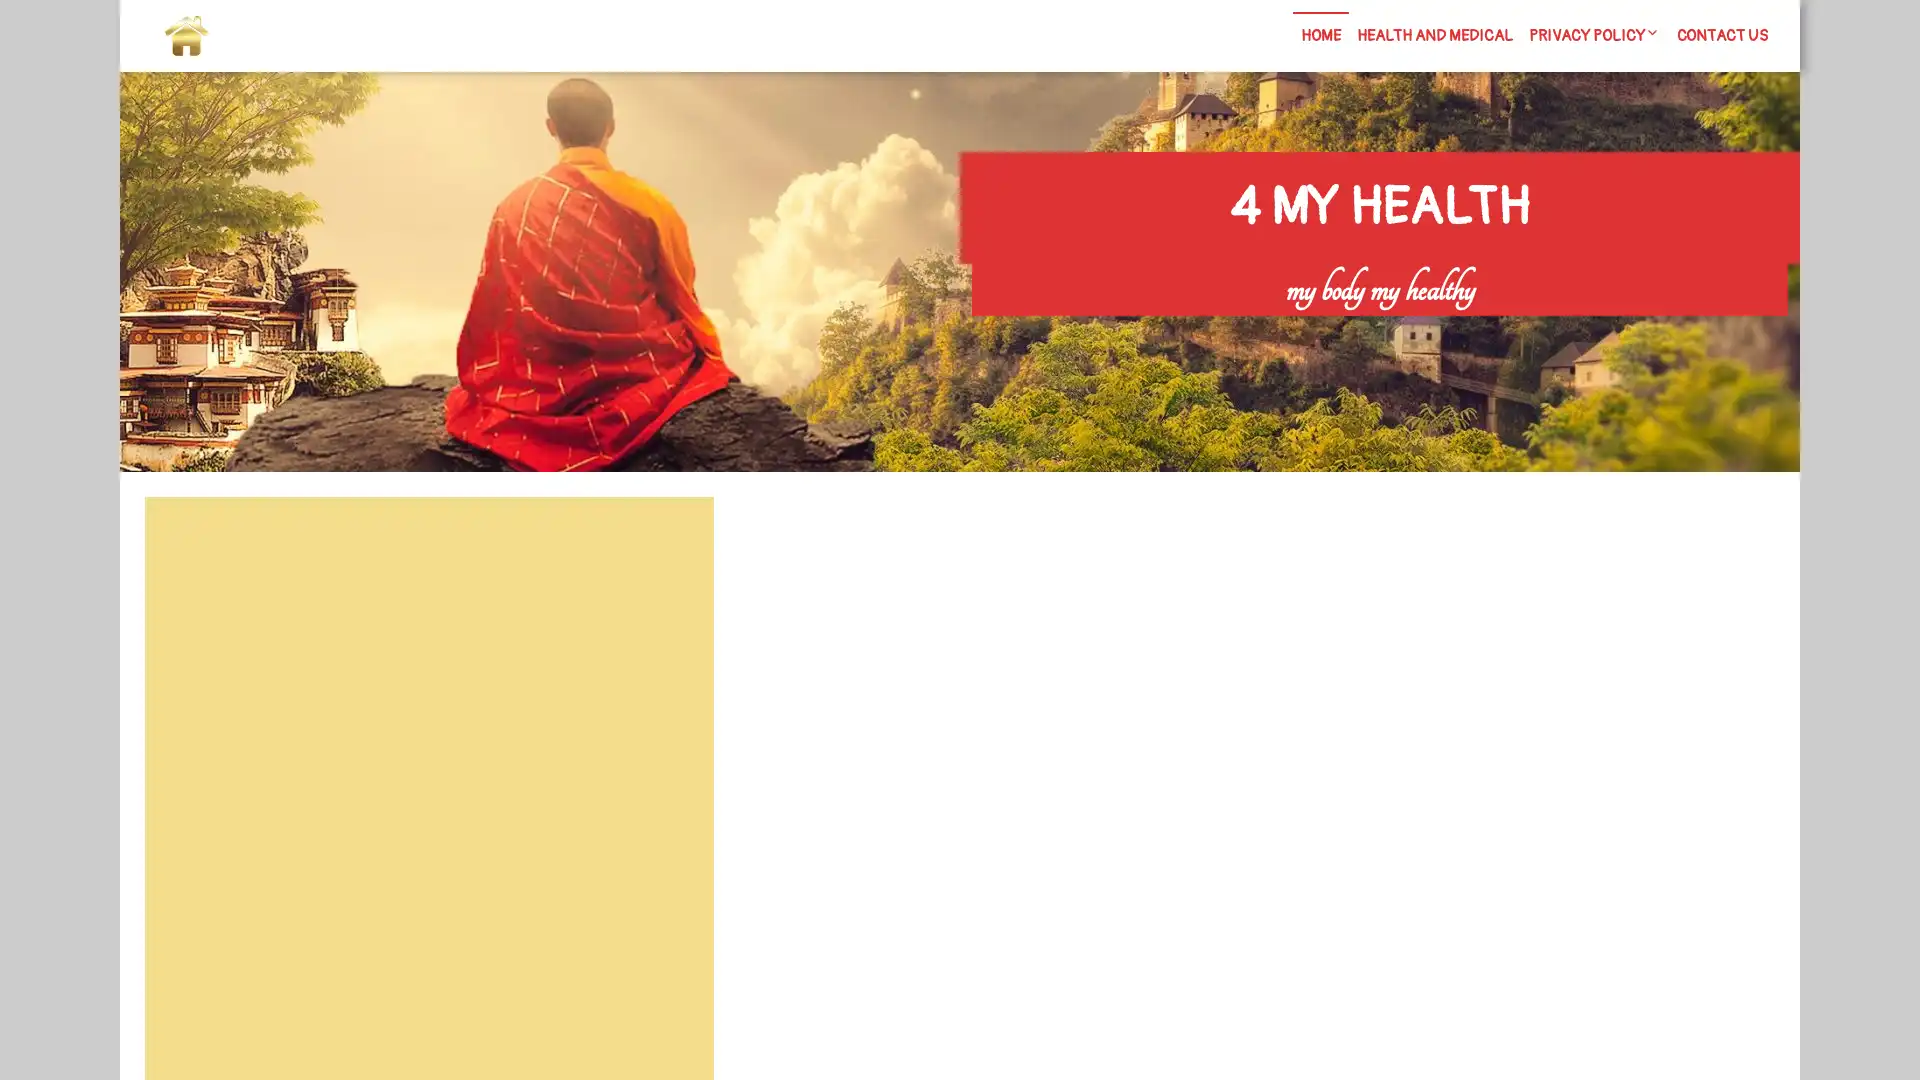 This screenshot has width=1920, height=1080. Describe the element at coordinates (667, 545) in the screenshot. I see `Search` at that location.